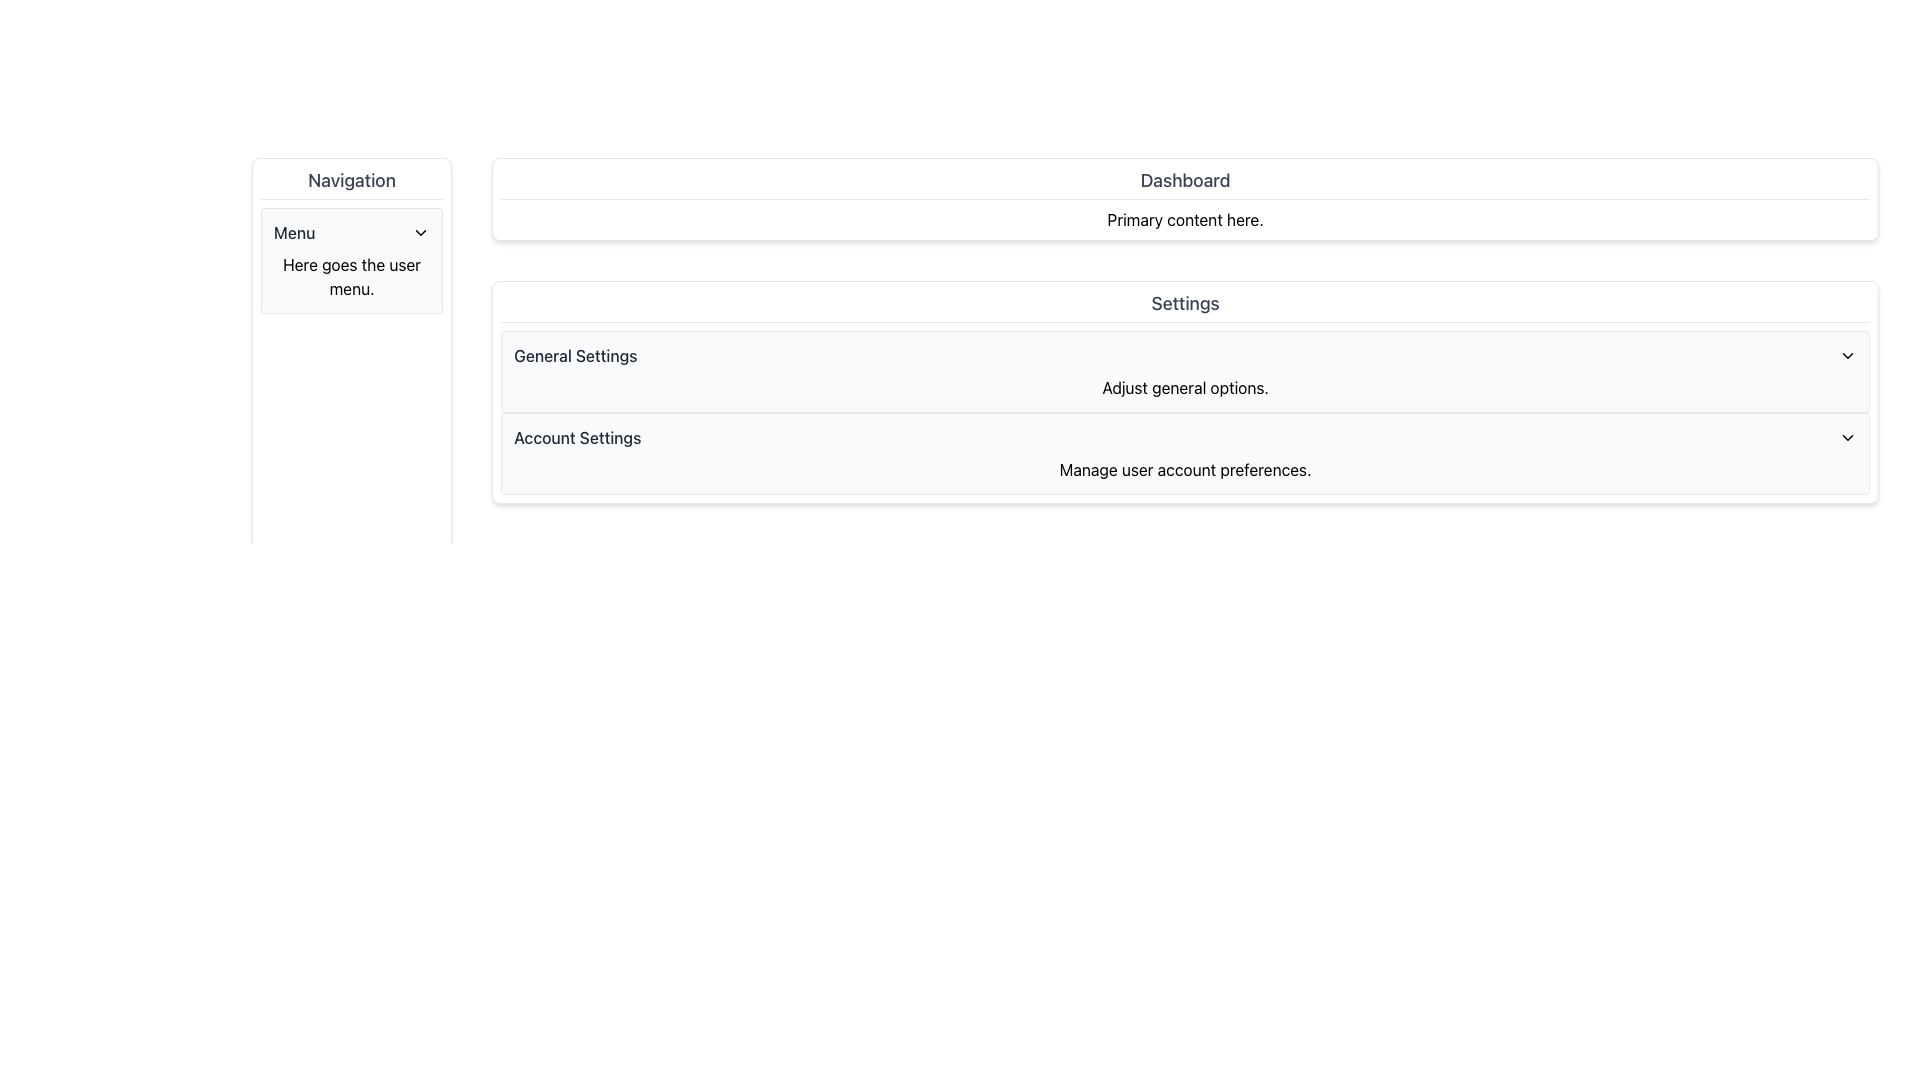  I want to click on the informational Text label located in the left-side panel, underneath the 'Menu' header, as it is the second item in the navigation group, so click(352, 277).